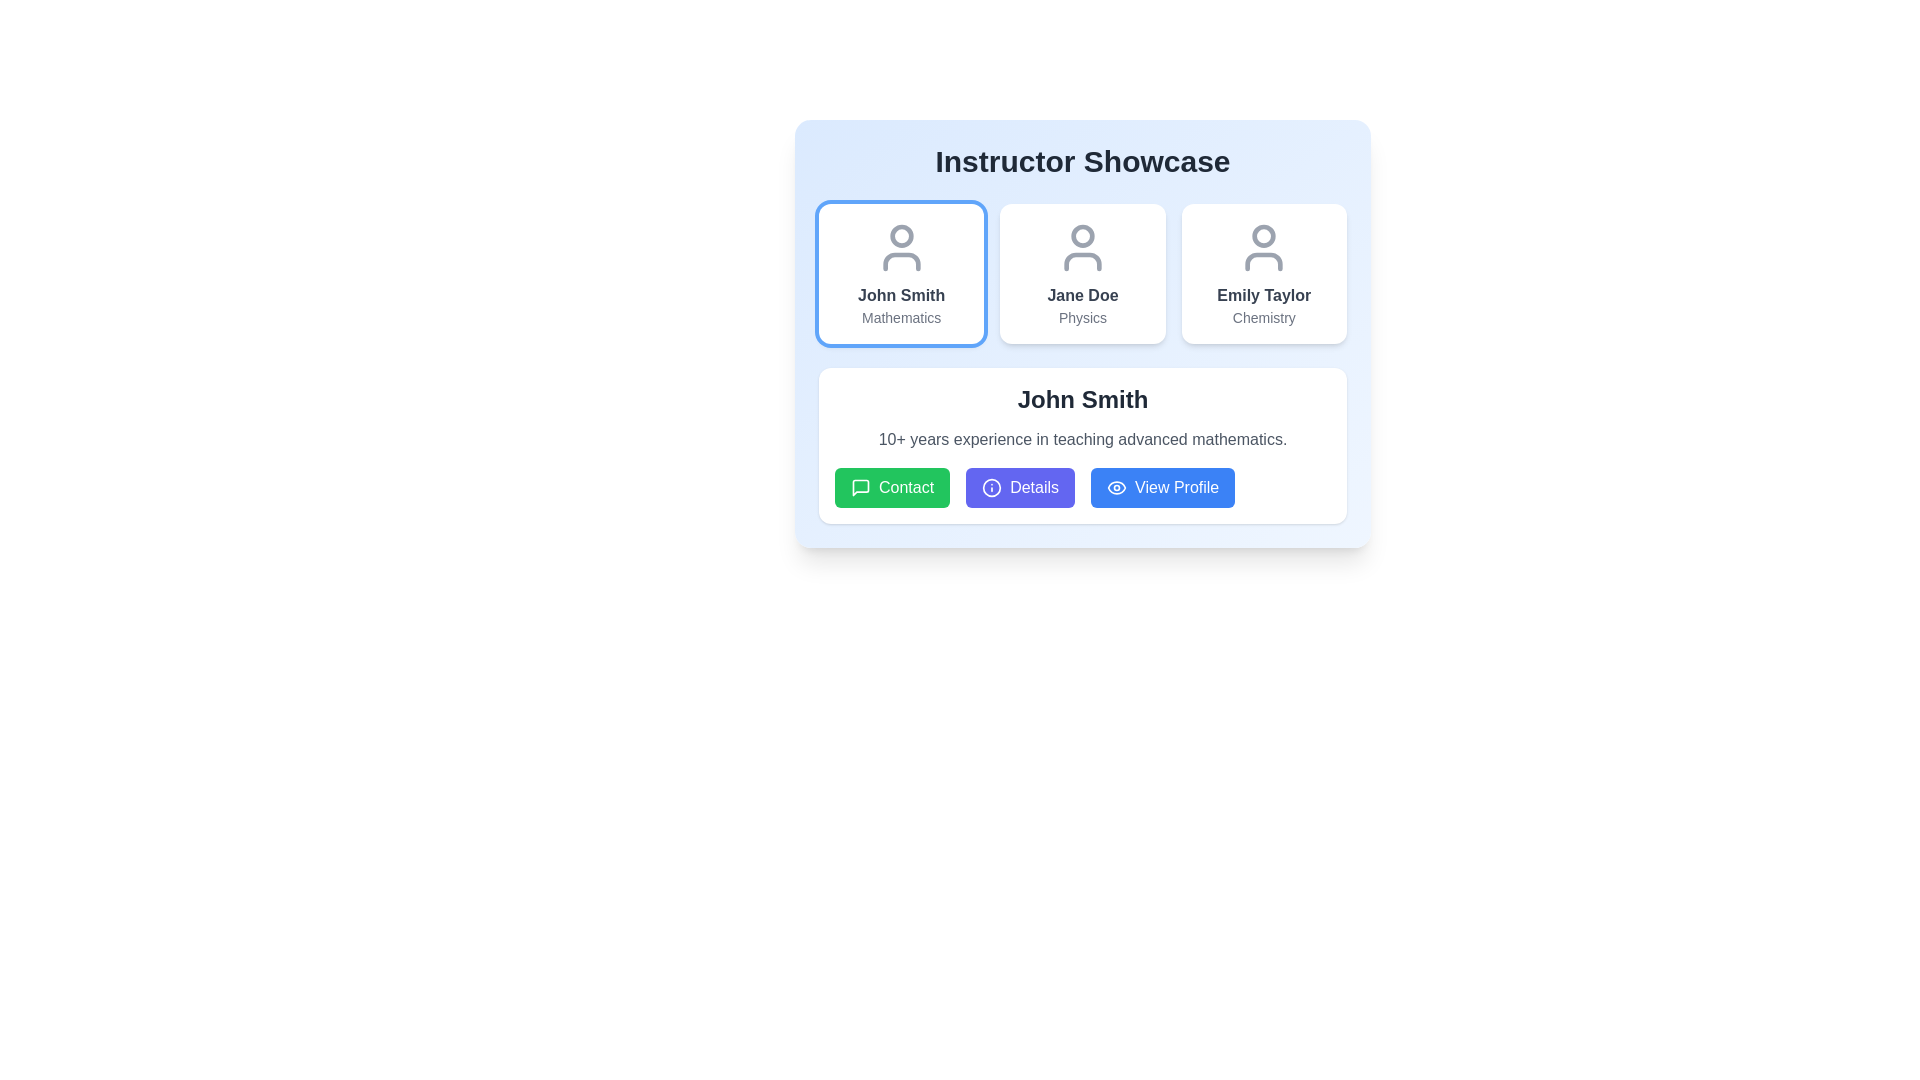  What do you see at coordinates (1082, 438) in the screenshot?
I see `text label that states '10+ years experience in teaching advanced mathematics.' located underneath the title 'John Smith' in the middle portion of the highlighted card` at bounding box center [1082, 438].